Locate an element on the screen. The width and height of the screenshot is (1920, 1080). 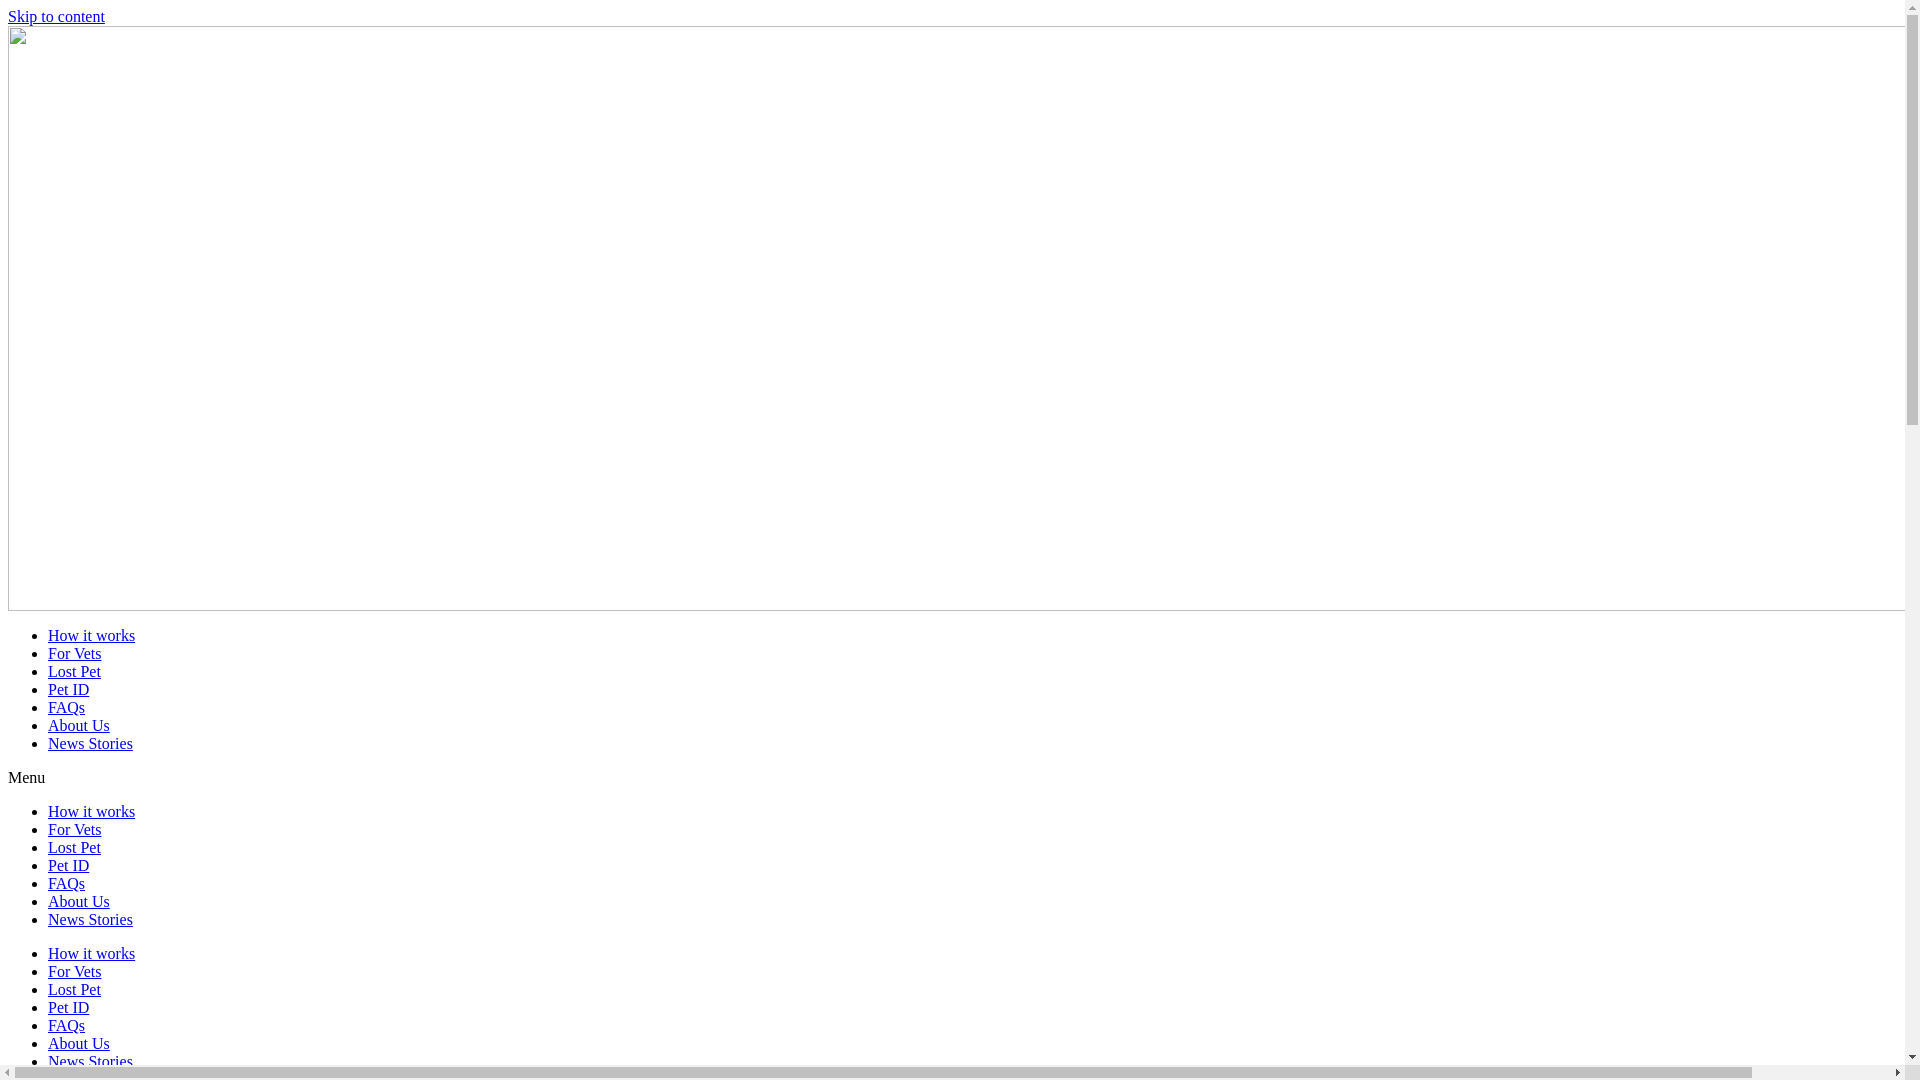
'How it works' is located at coordinates (48, 635).